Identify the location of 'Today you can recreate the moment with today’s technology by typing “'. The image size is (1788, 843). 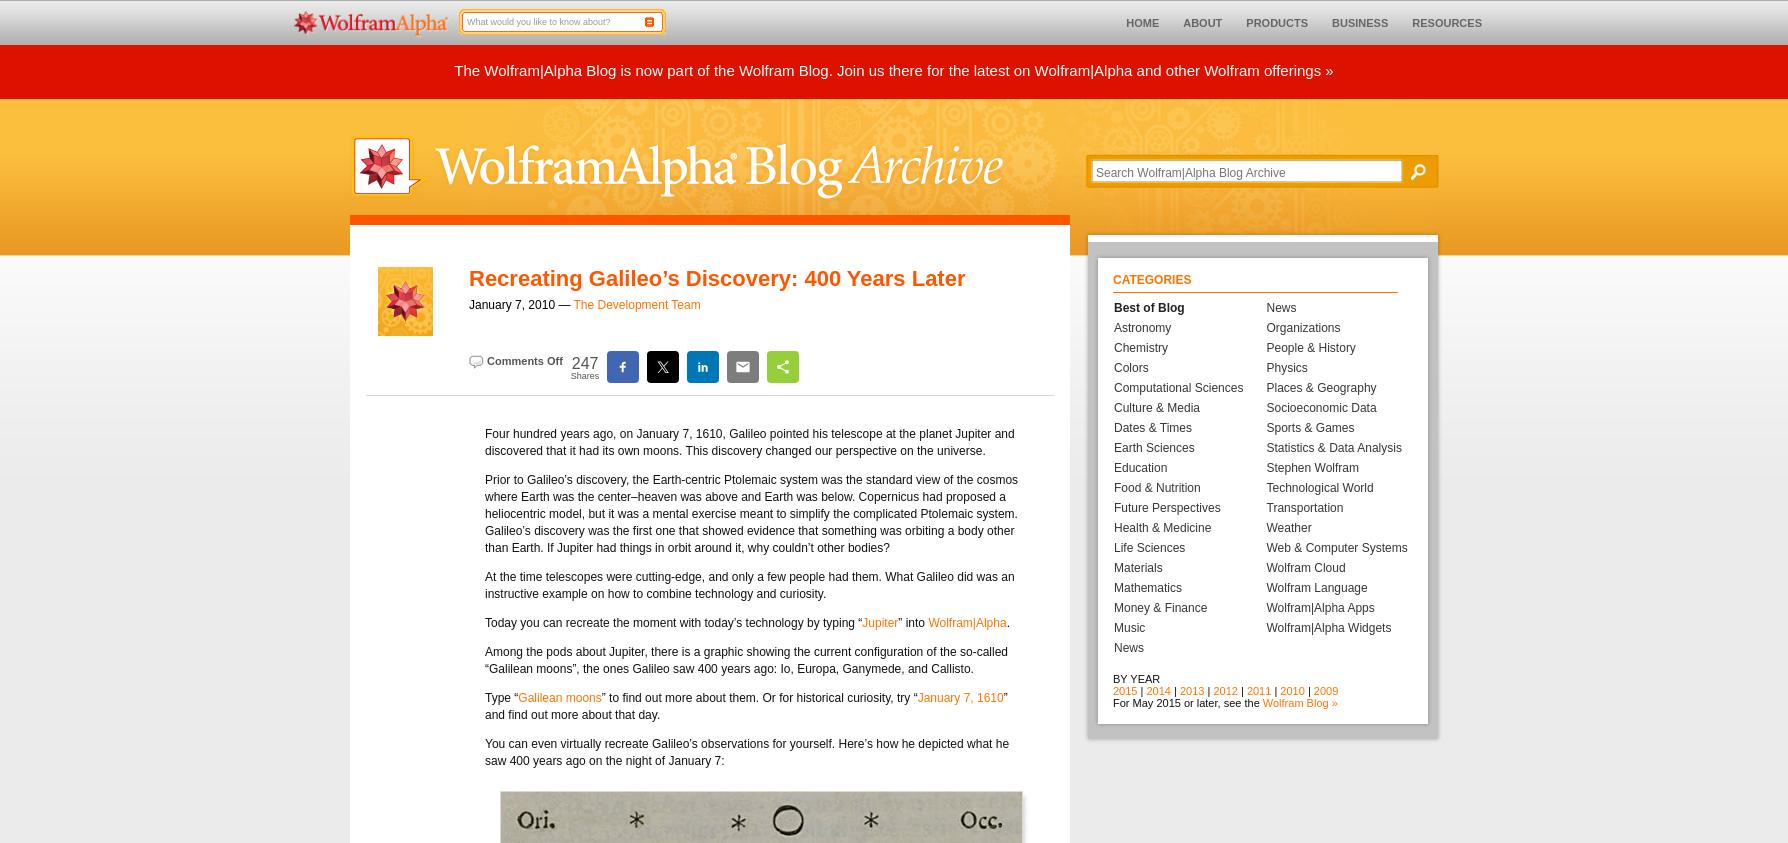
(672, 621).